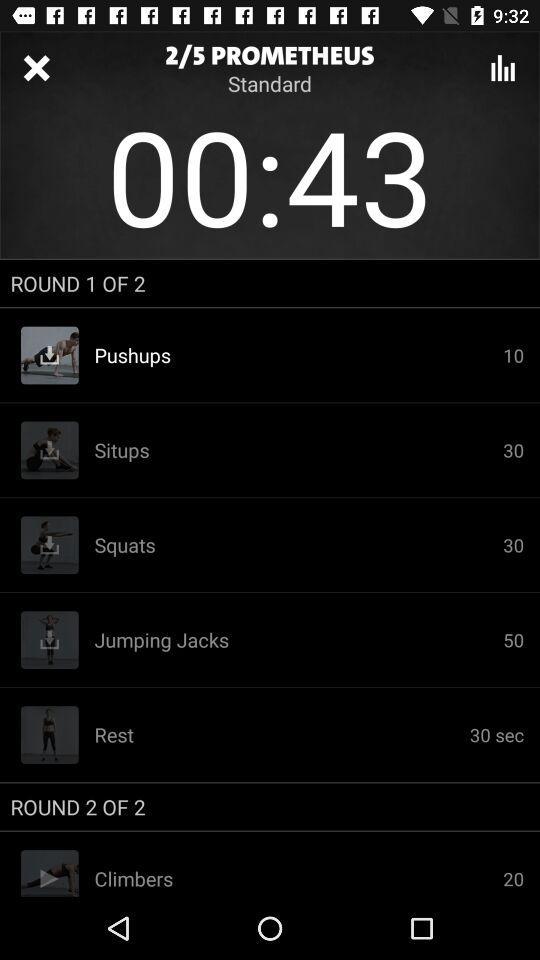 The image size is (540, 960). I want to click on the close icon, so click(36, 68).